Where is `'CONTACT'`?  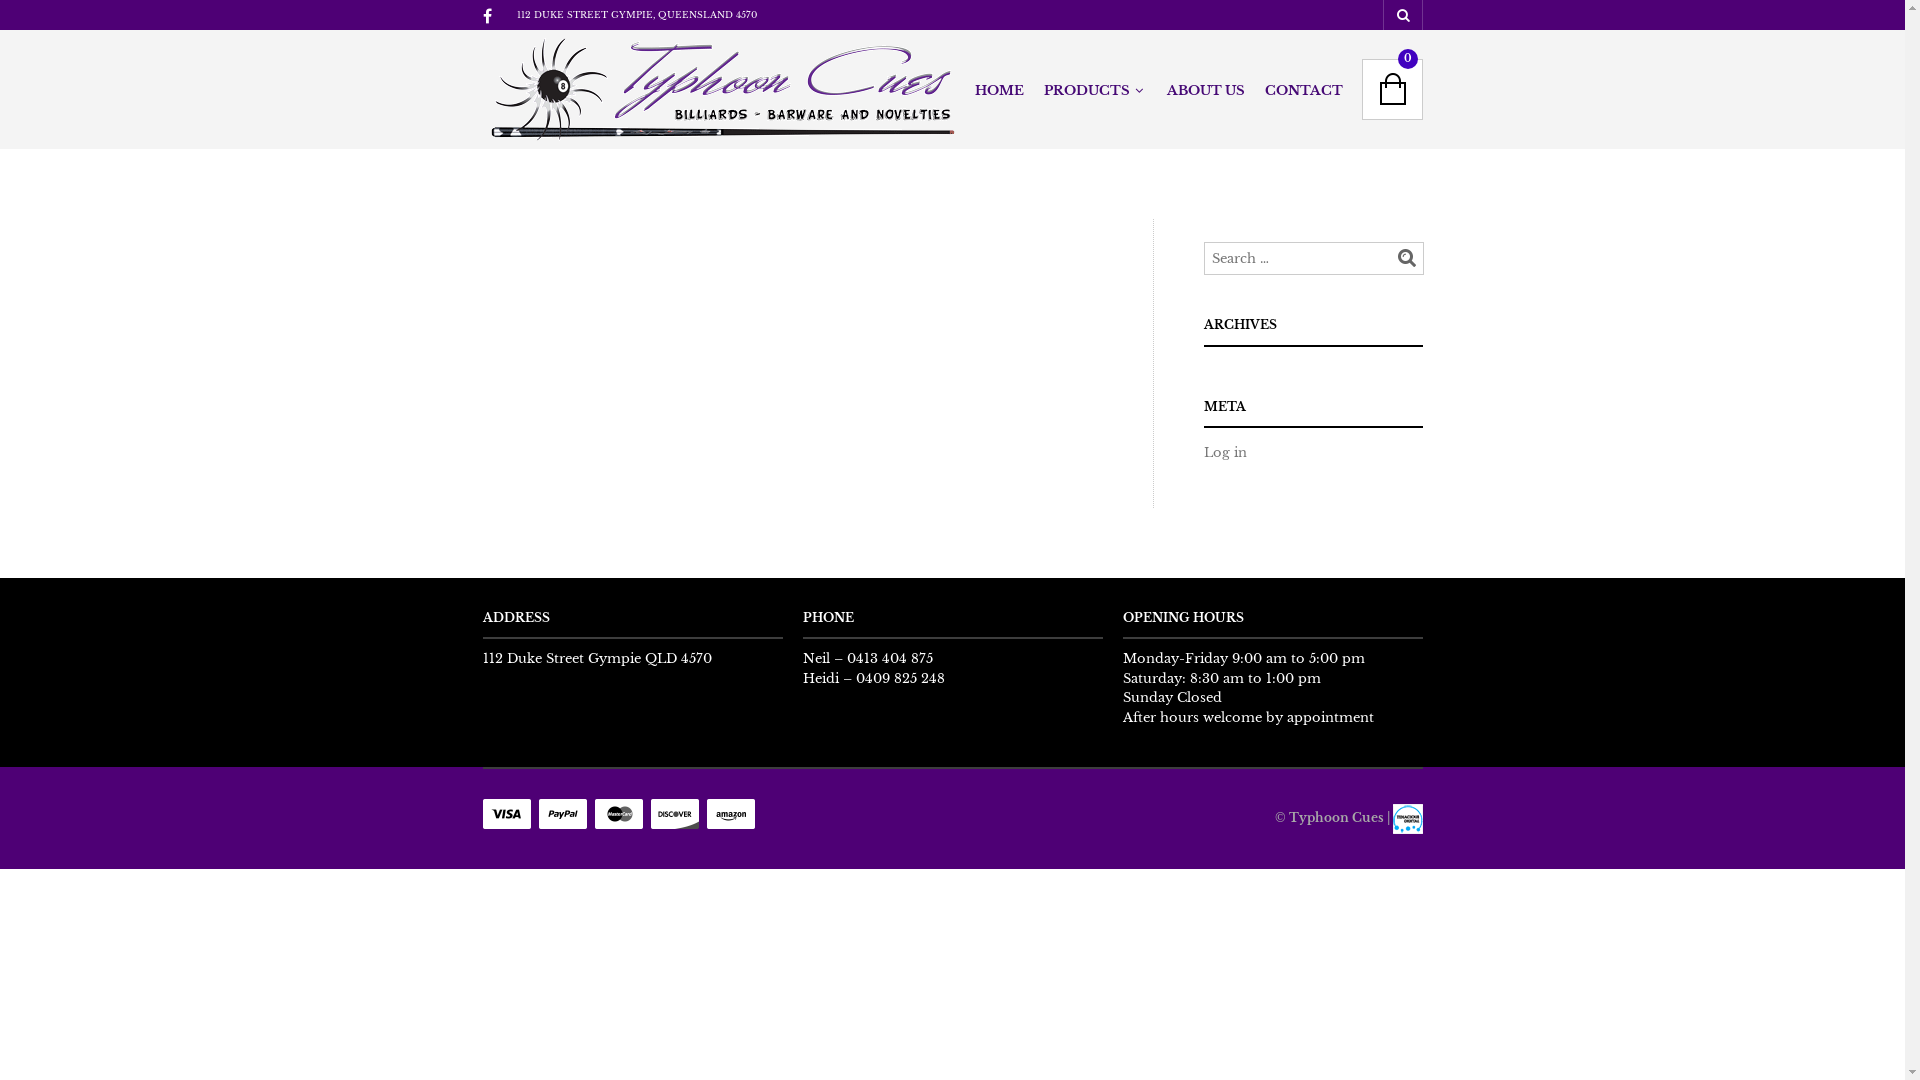 'CONTACT' is located at coordinates (1302, 91).